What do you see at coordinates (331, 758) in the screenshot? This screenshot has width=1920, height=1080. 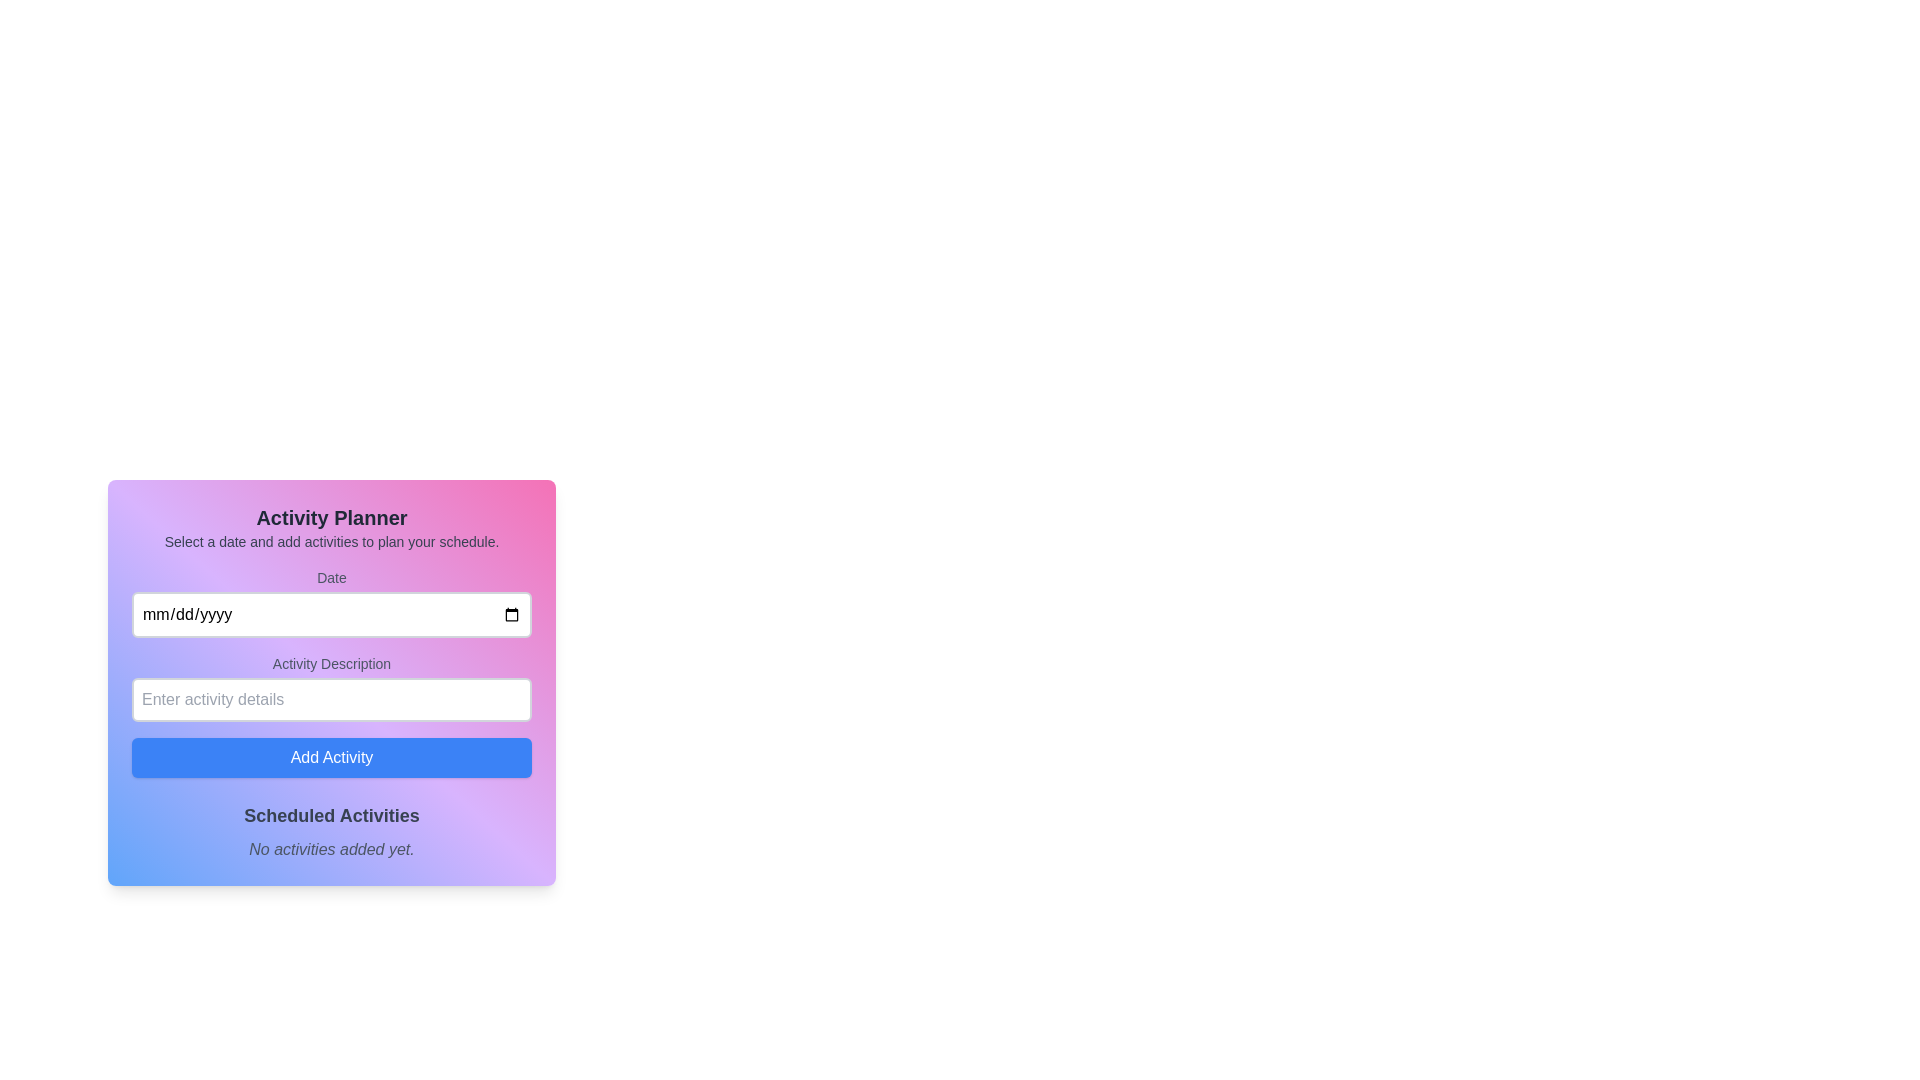 I see `the button that triggers the addition of a new activity entry, located centrally below the input fields labeled 'Date' and 'Activity Description'` at bounding box center [331, 758].